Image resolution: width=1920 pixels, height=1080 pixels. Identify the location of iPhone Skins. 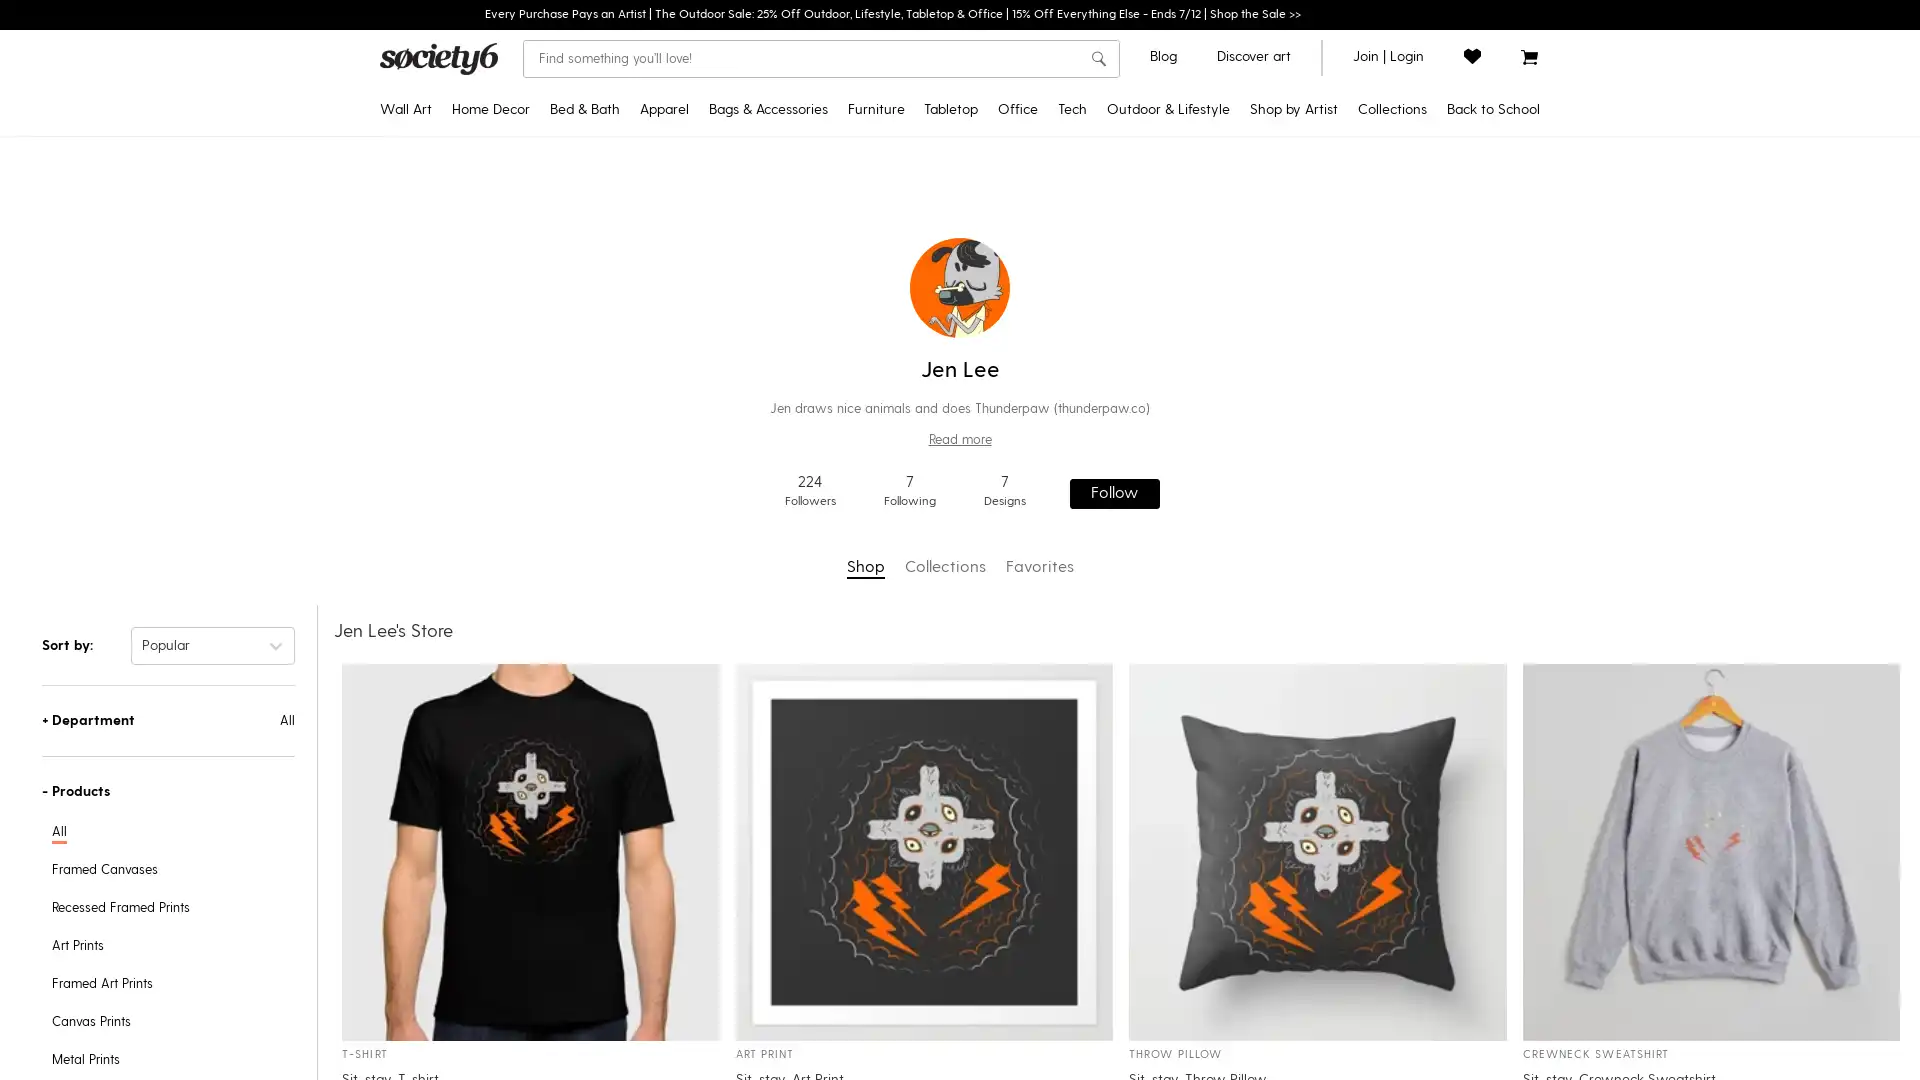
(1143, 514).